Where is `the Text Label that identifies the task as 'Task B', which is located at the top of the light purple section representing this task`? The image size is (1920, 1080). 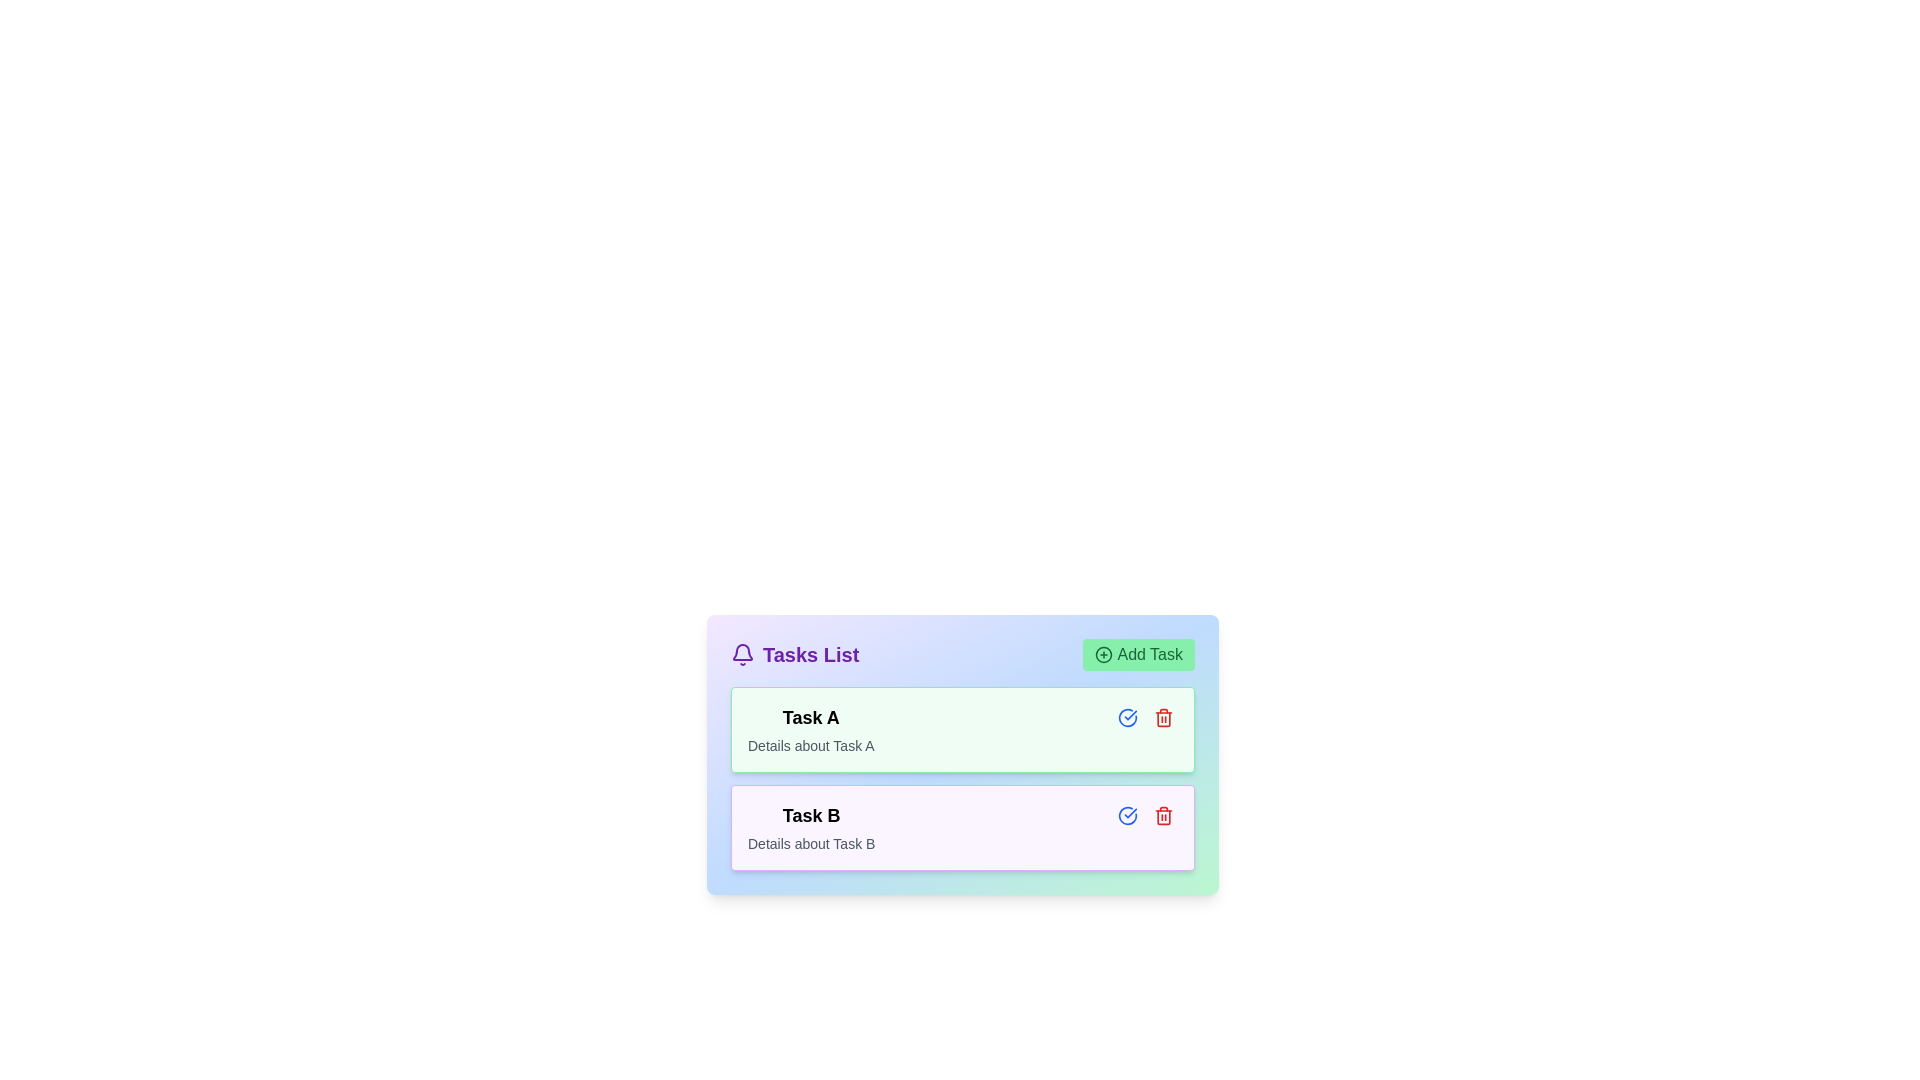
the Text Label that identifies the task as 'Task B', which is located at the top of the light purple section representing this task is located at coordinates (811, 816).